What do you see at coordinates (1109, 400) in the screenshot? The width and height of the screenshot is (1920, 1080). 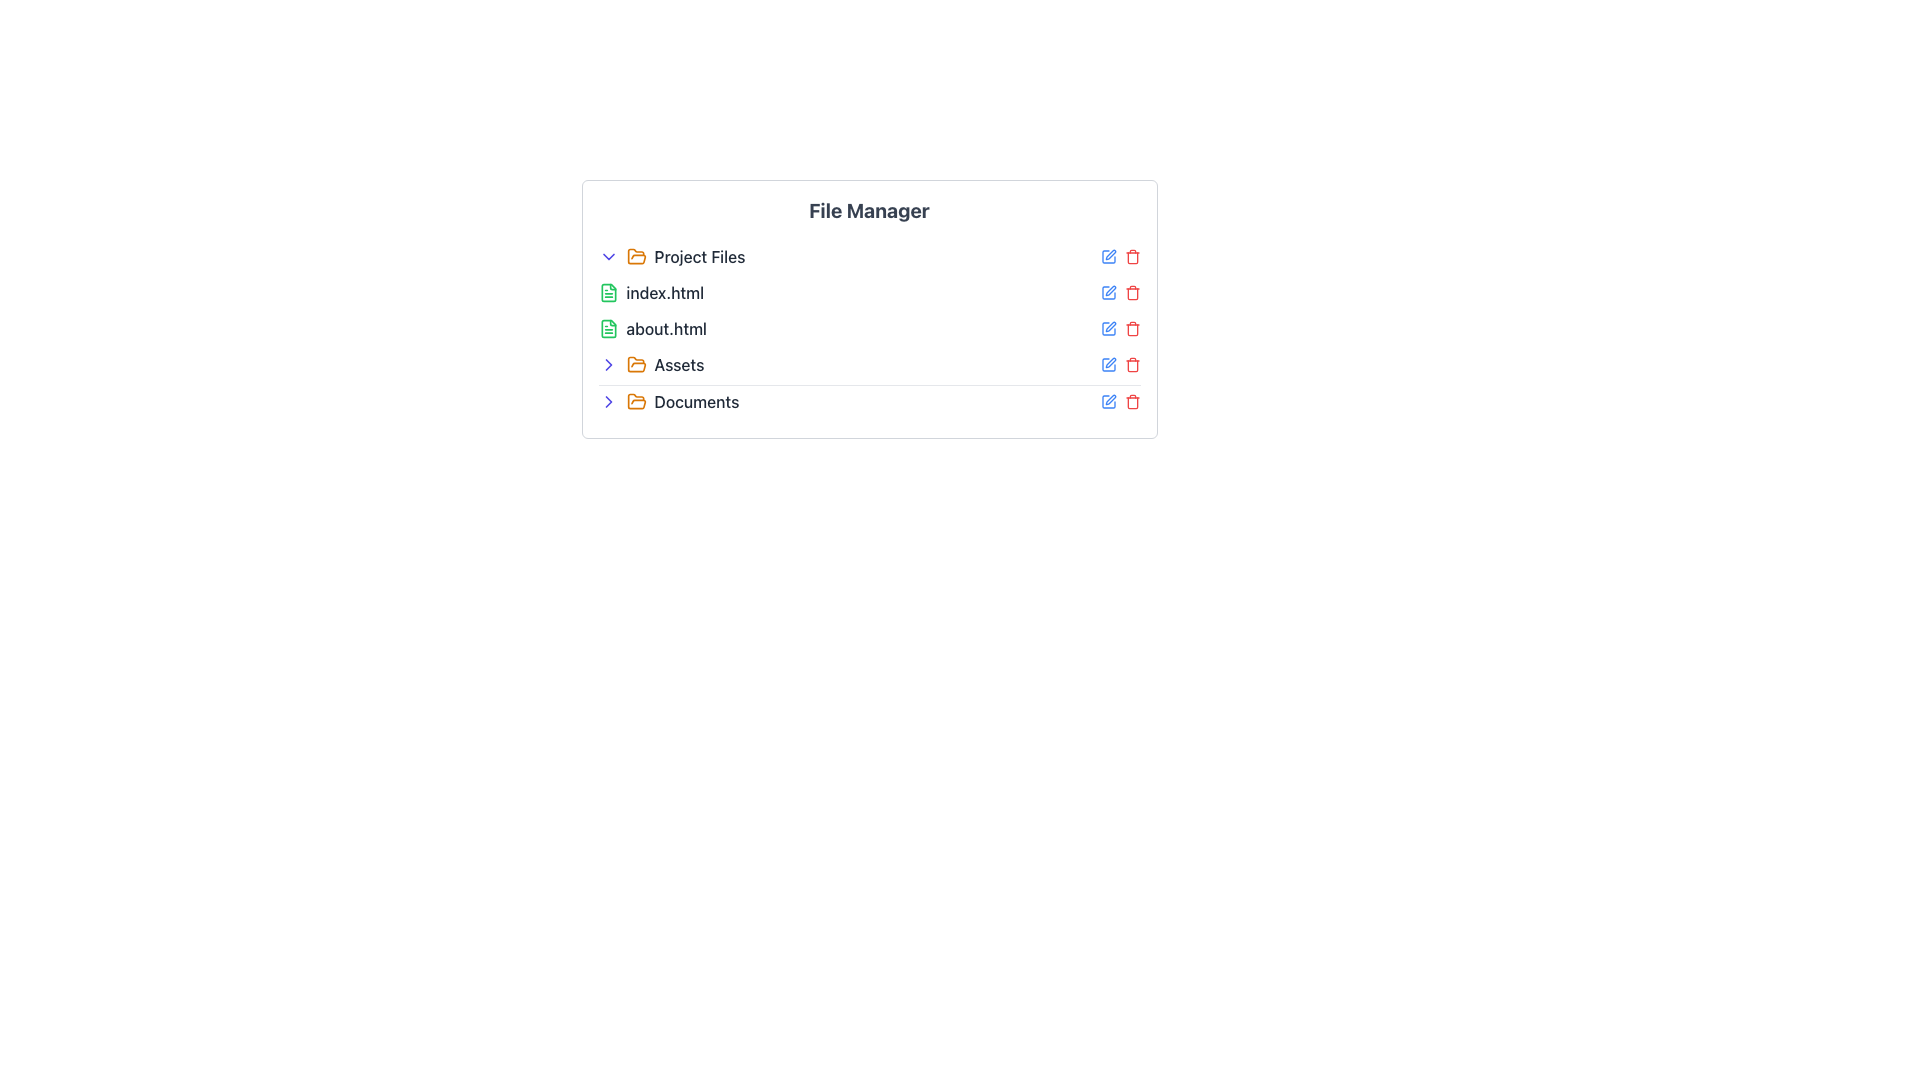 I see `the decorative pen-like icon associated with the 'Documents' entry in the file manager's context, which is the second sub-component within the icon` at bounding box center [1109, 400].